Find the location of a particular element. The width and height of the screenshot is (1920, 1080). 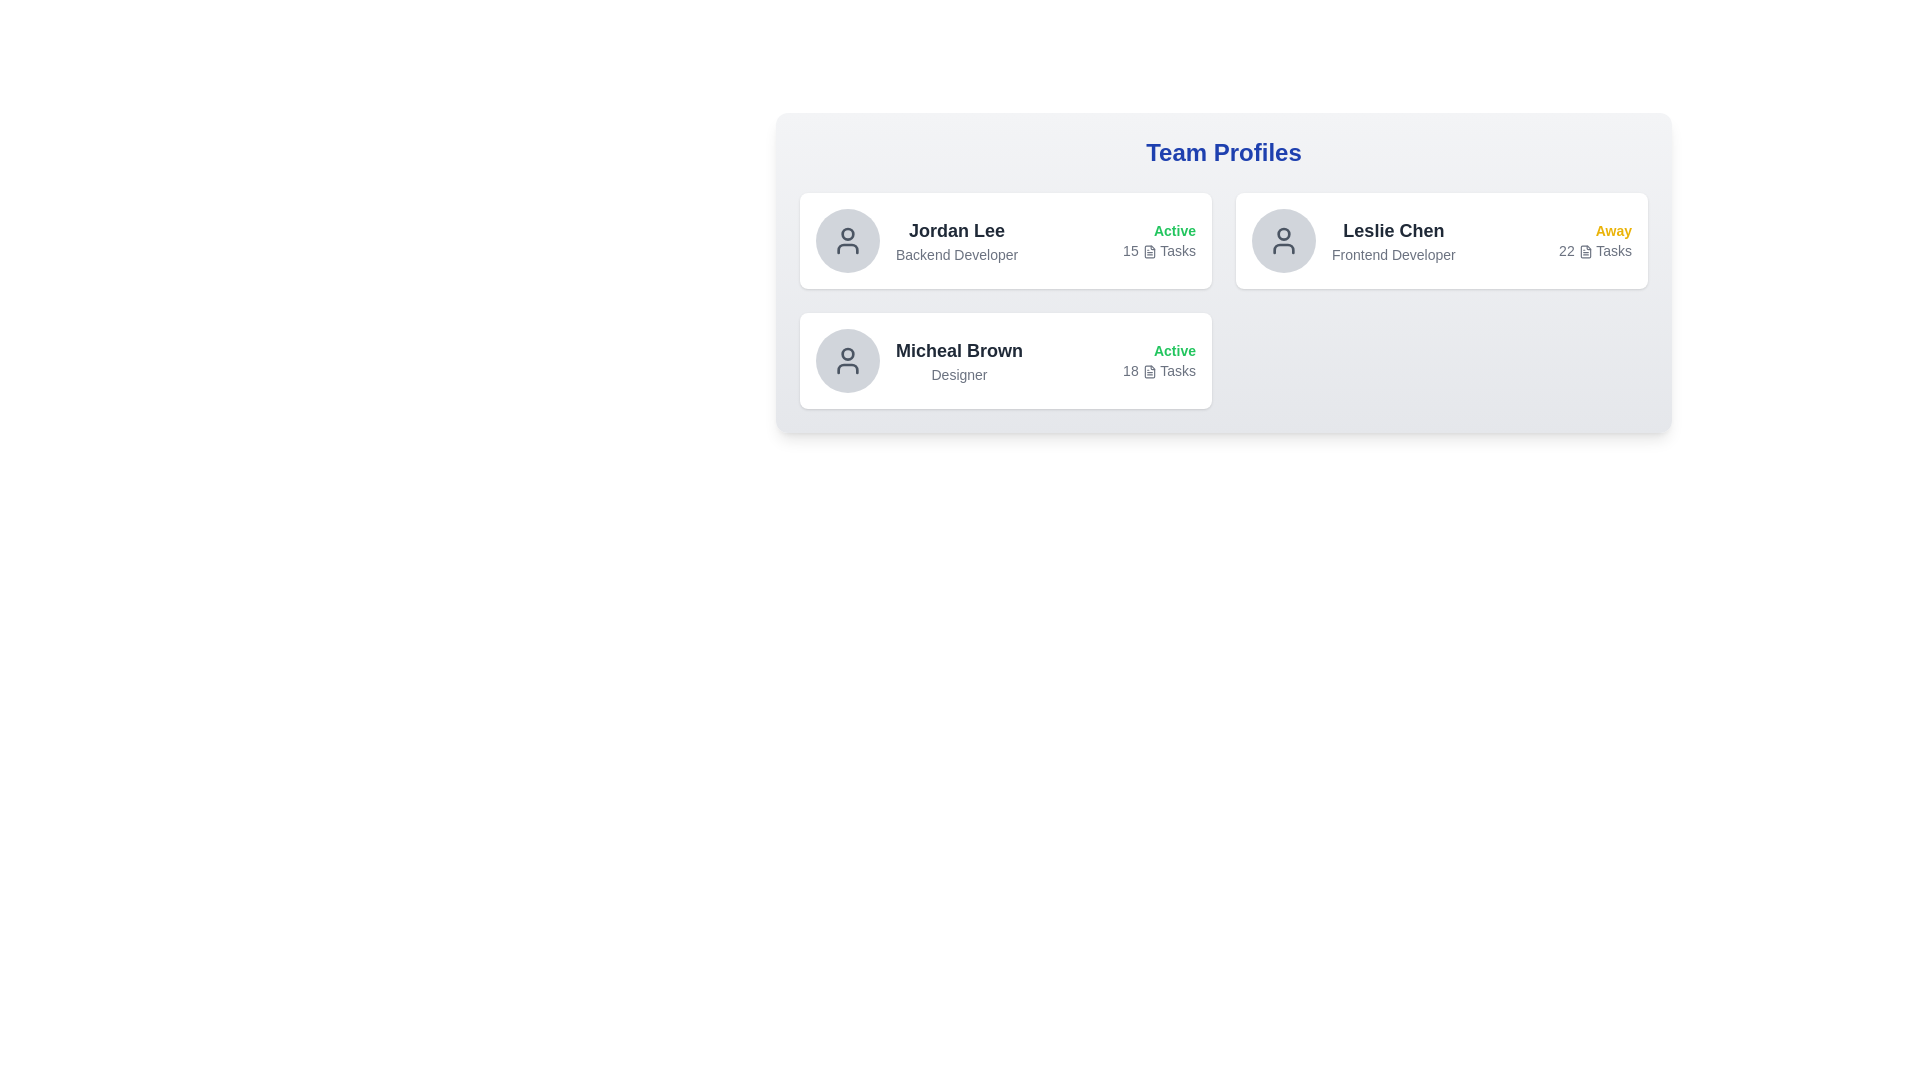

the profile display card for Micheal Brown, which serves as a profile header indicating their role as a Designer. This card is the second is located at coordinates (918, 361).